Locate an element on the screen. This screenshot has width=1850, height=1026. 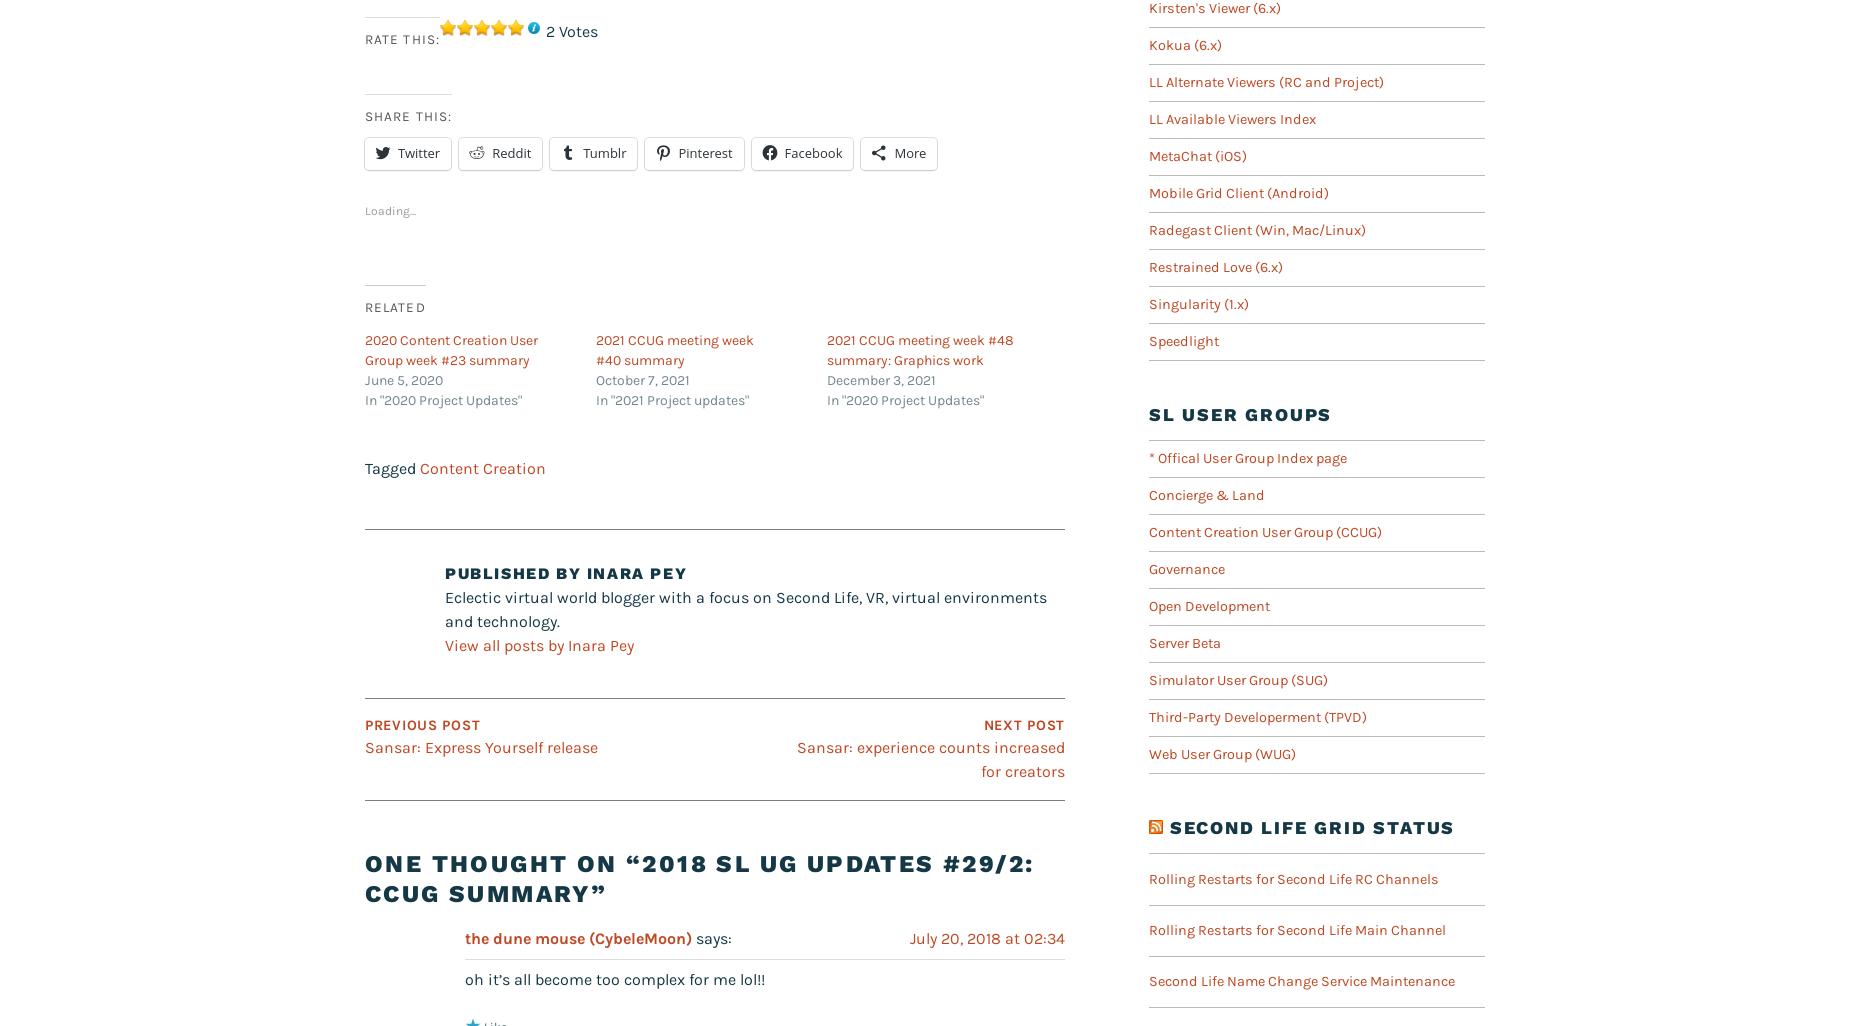
'Simulator User Group (SUG)' is located at coordinates (1148, 679).